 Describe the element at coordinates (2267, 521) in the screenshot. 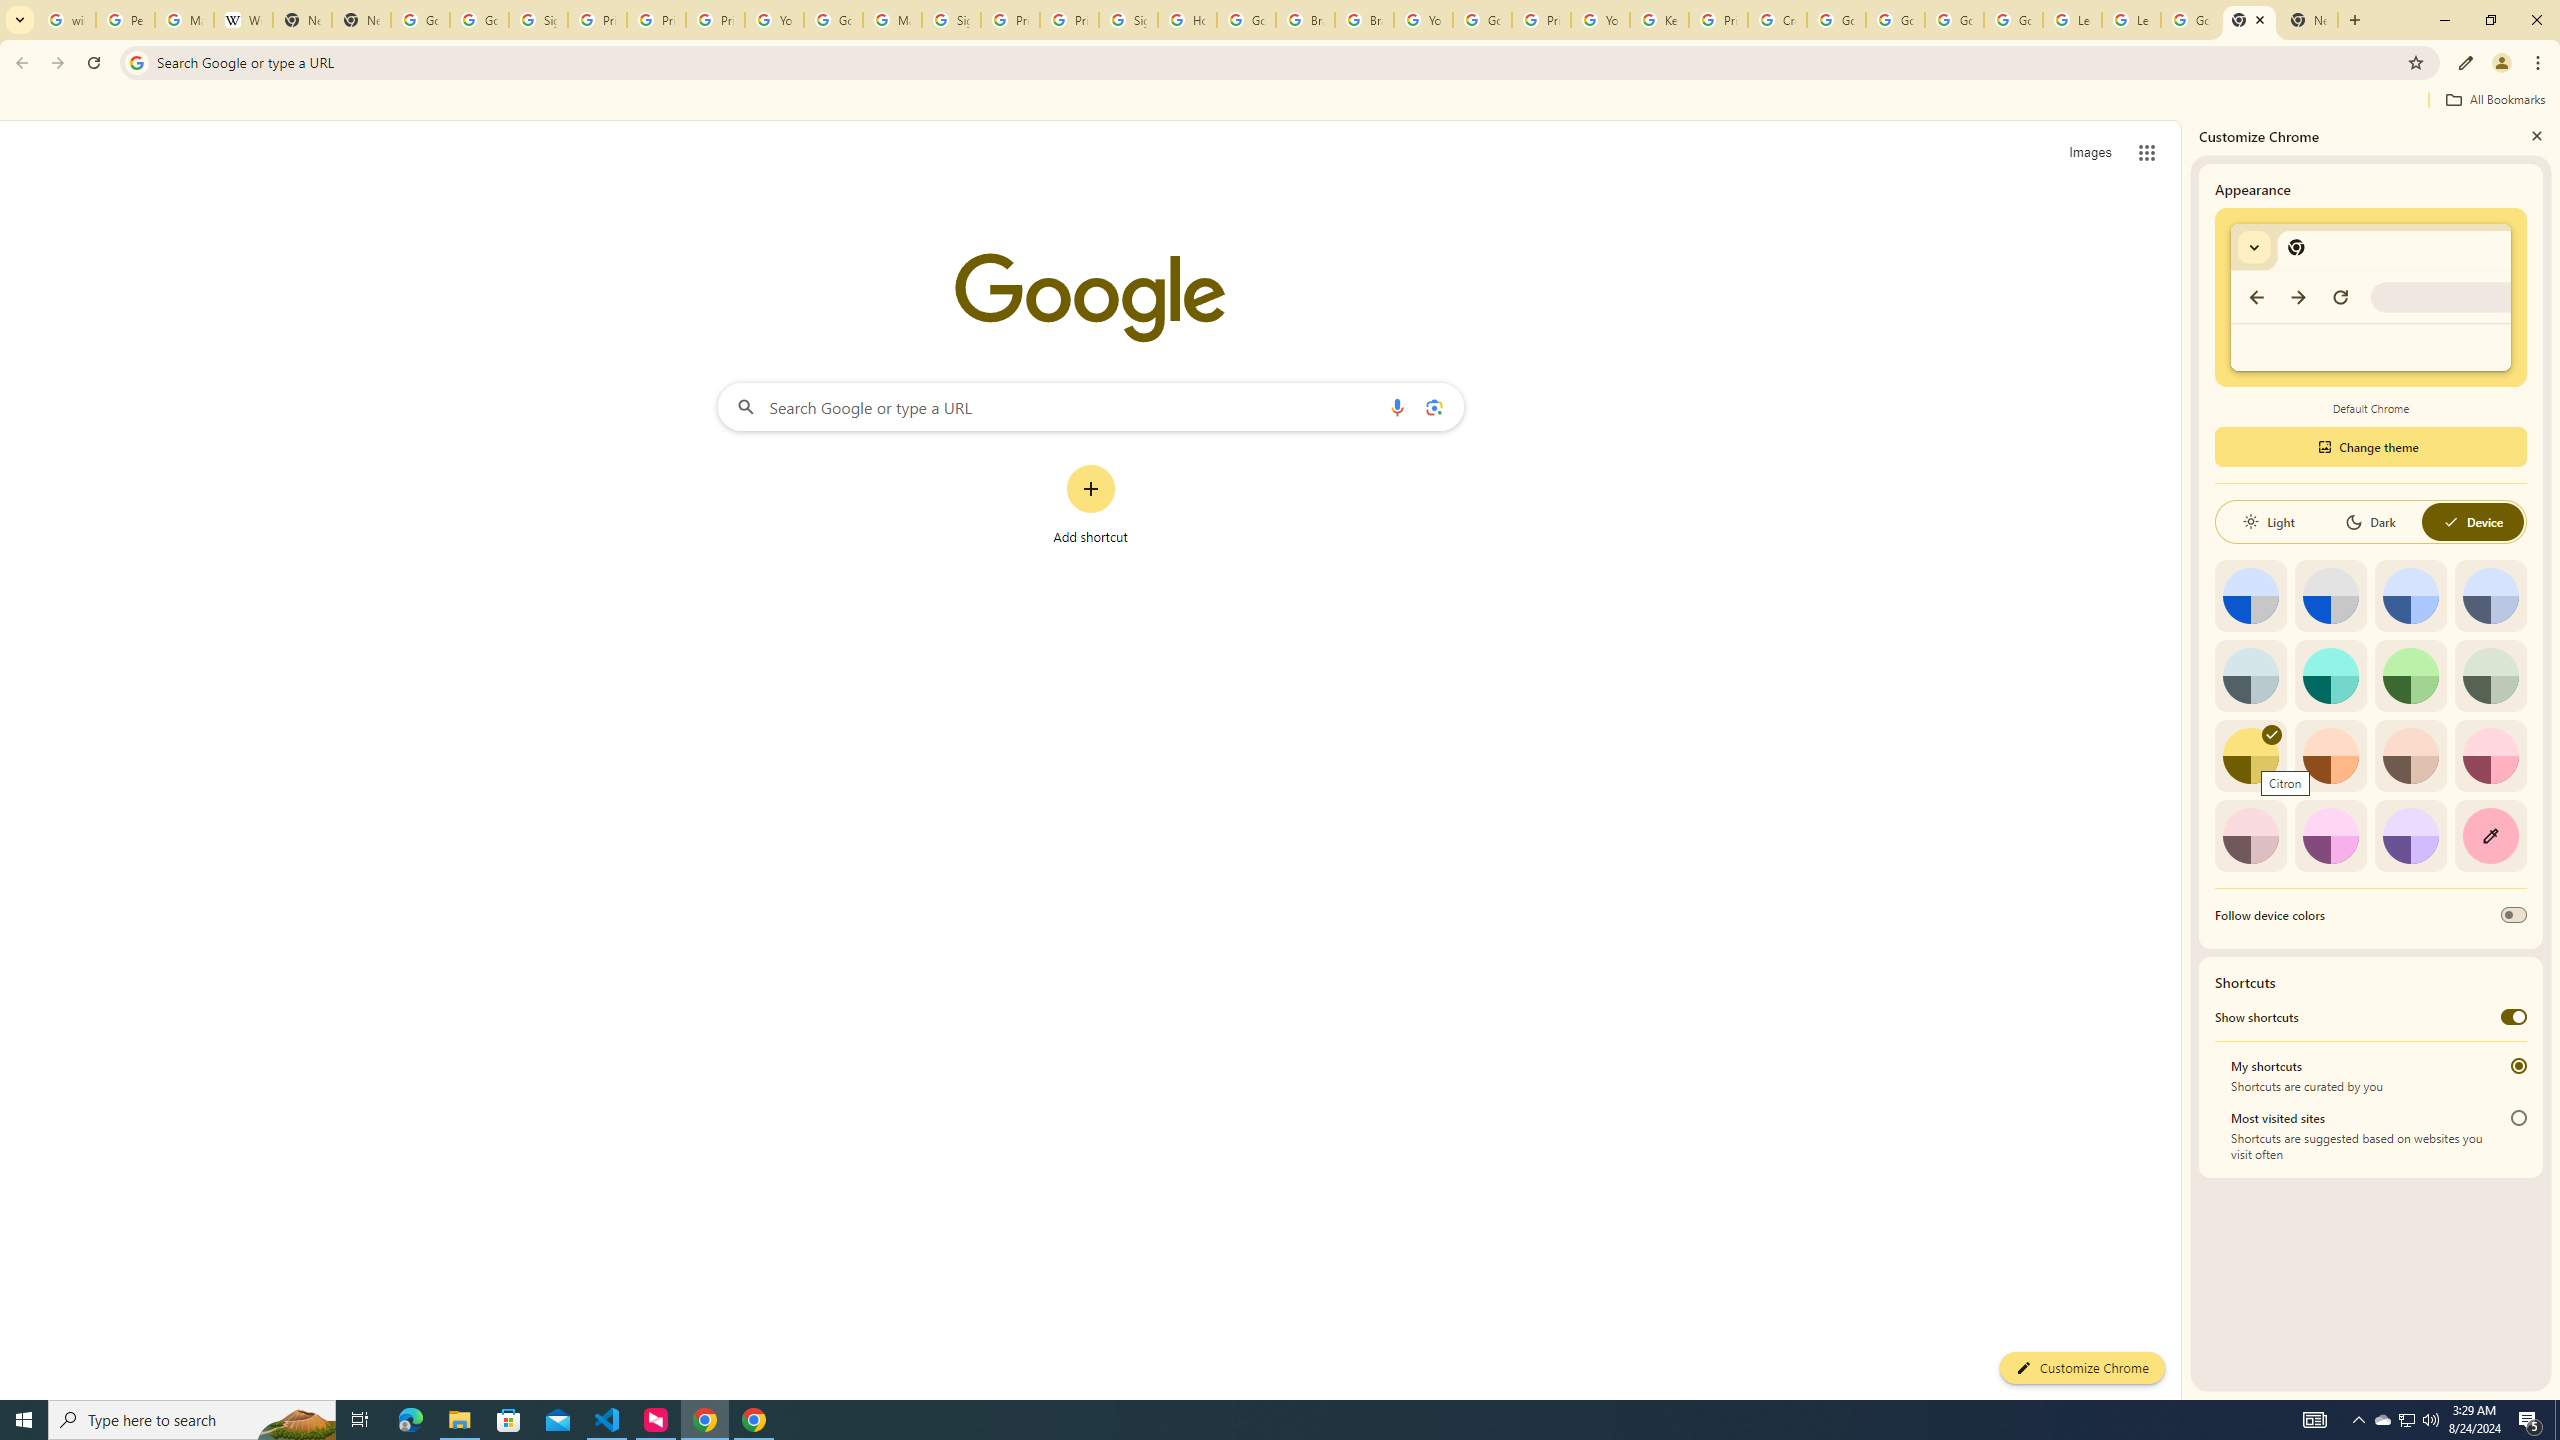

I see `'Light'` at that location.